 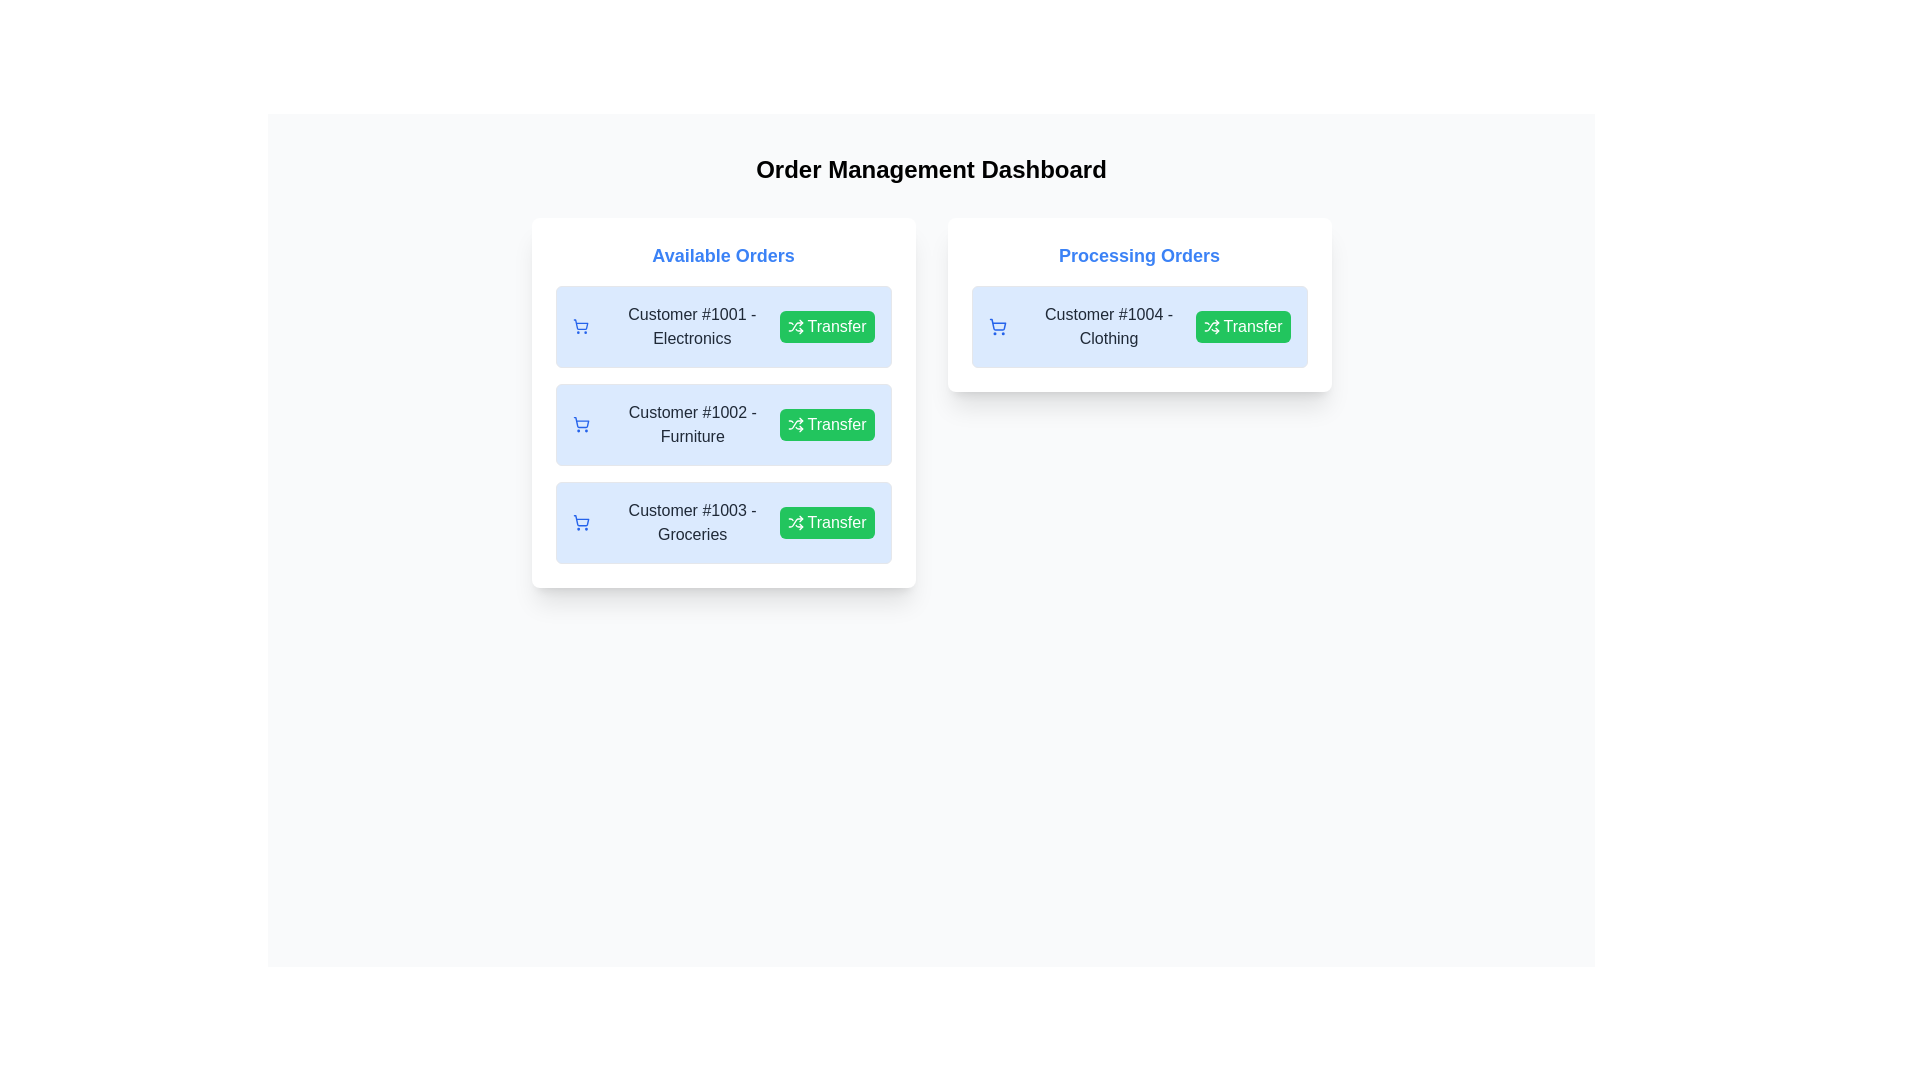 What do you see at coordinates (997, 323) in the screenshot?
I see `the main body of the shopping cart icon, which is a blue vector graphic resembling a minimalistic shopping cart, located under the 'Processing Orders' section for 'Customer #1004 - Clothing'` at bounding box center [997, 323].